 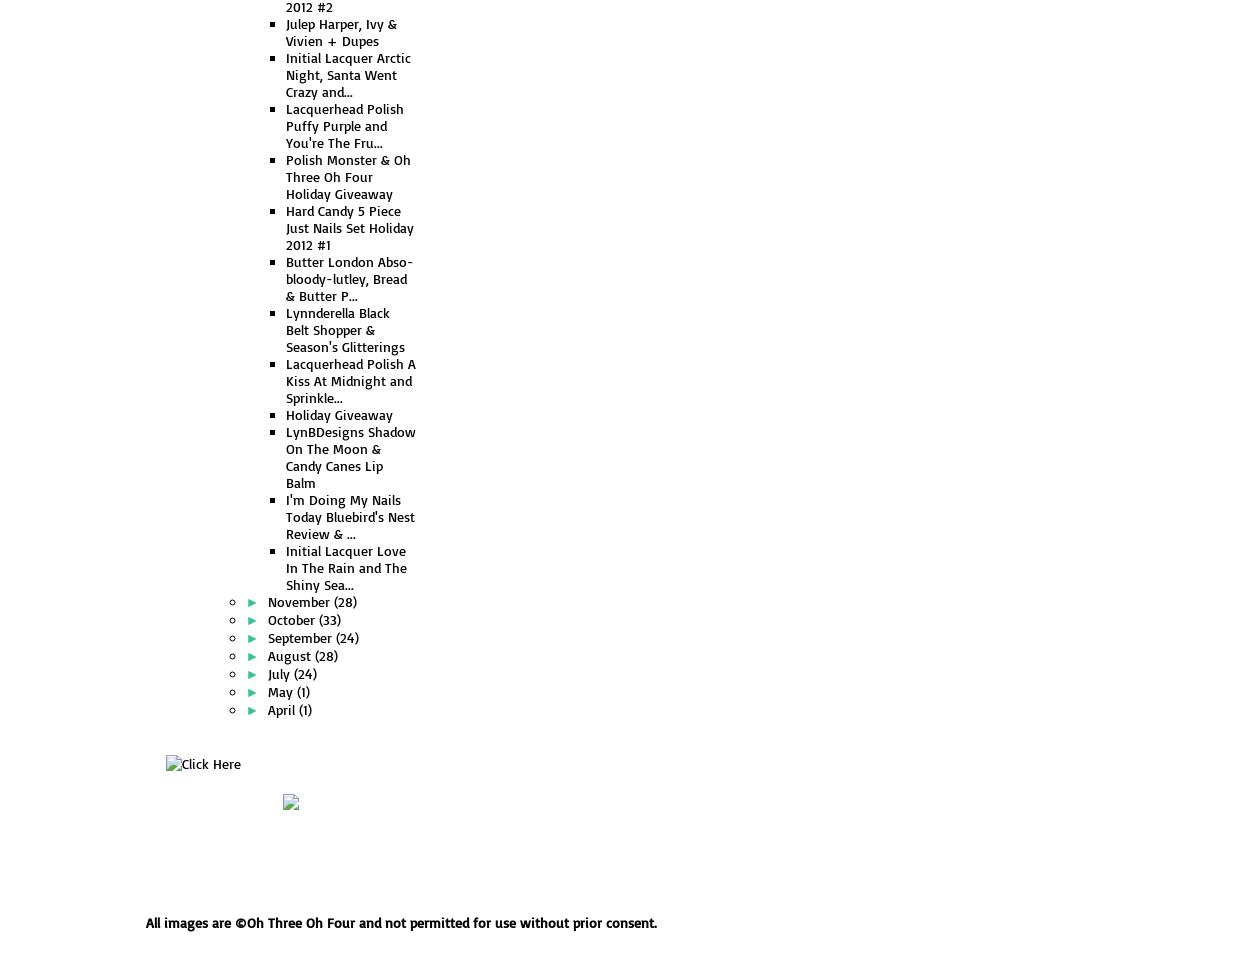 What do you see at coordinates (343, 124) in the screenshot?
I see `'Lacquerhead Polish Puffy Purple and You're The Fru...'` at bounding box center [343, 124].